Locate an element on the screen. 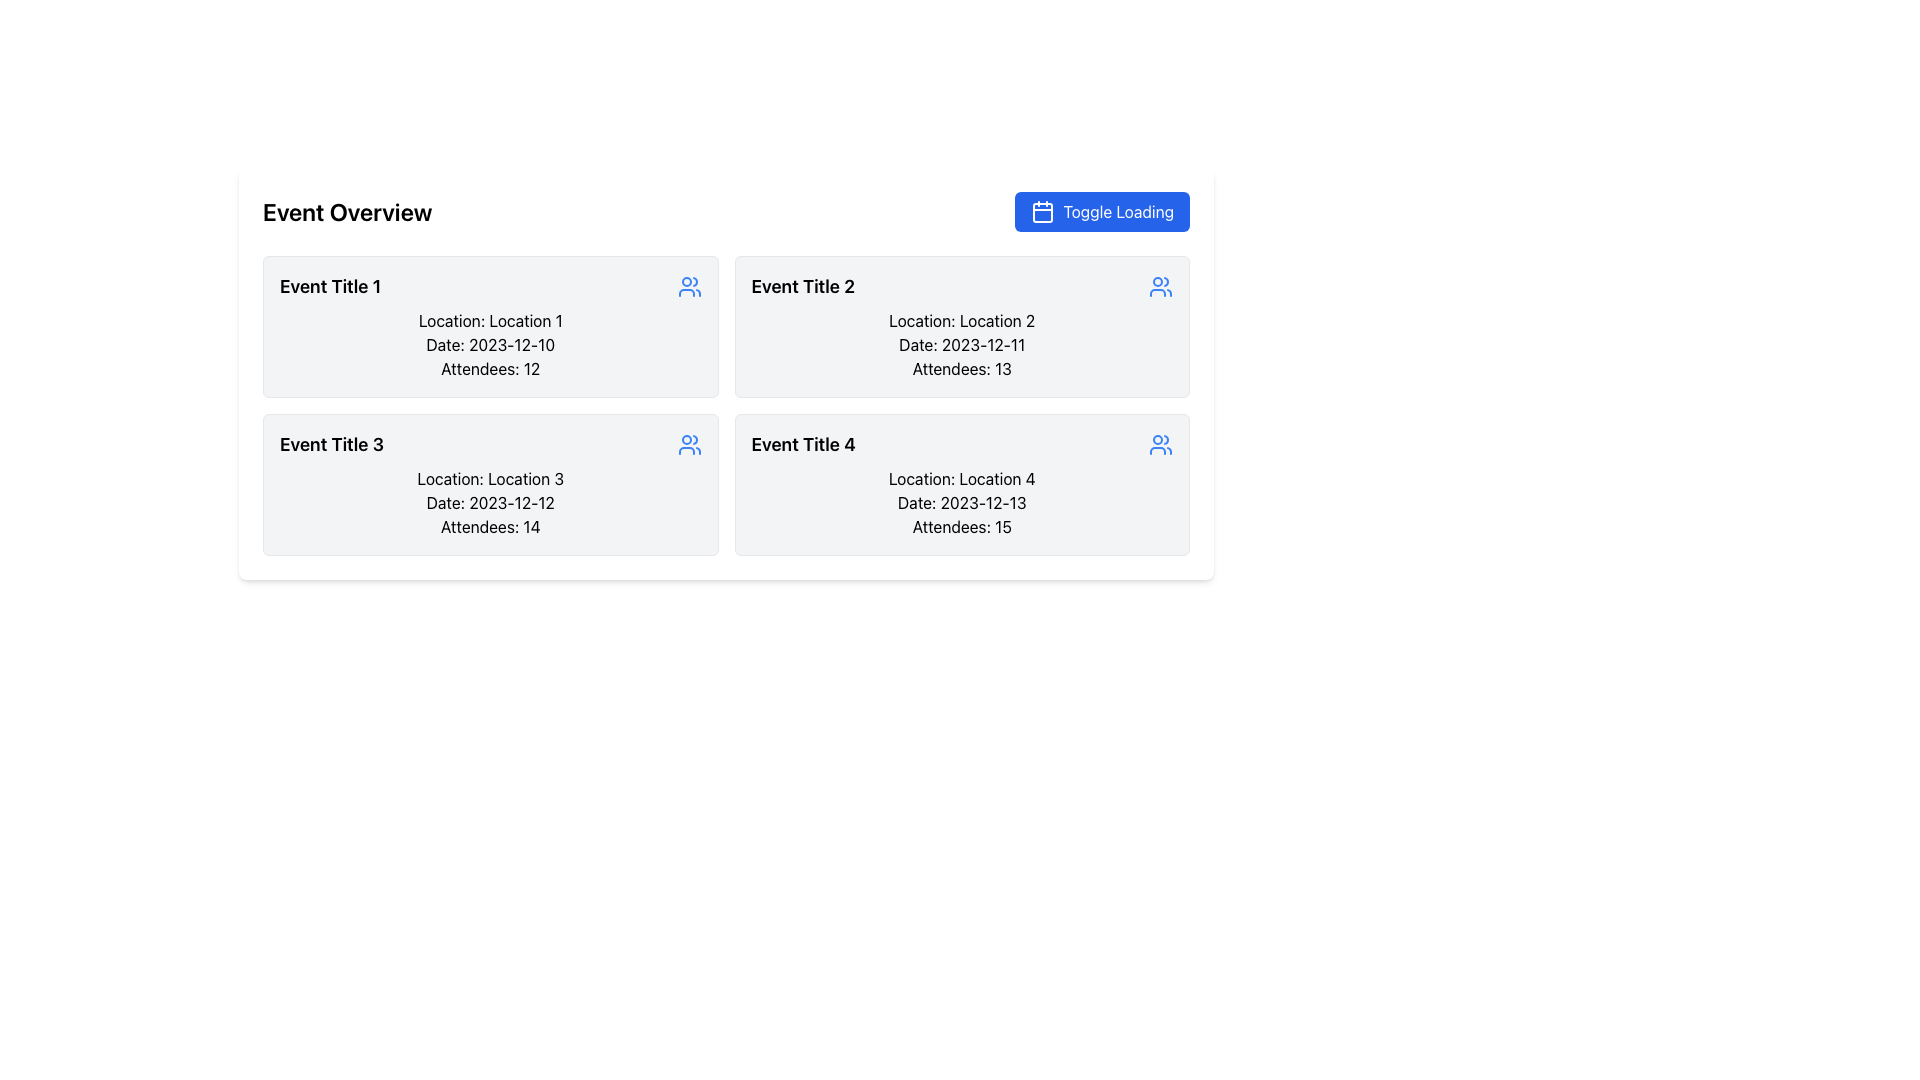  text from the Text Label indicating the specific date 'Date: 2023-12-13' located on the third line inside the card labeled 'Event Title 4' in the bottom-right corner of the grid layout is located at coordinates (962, 501).